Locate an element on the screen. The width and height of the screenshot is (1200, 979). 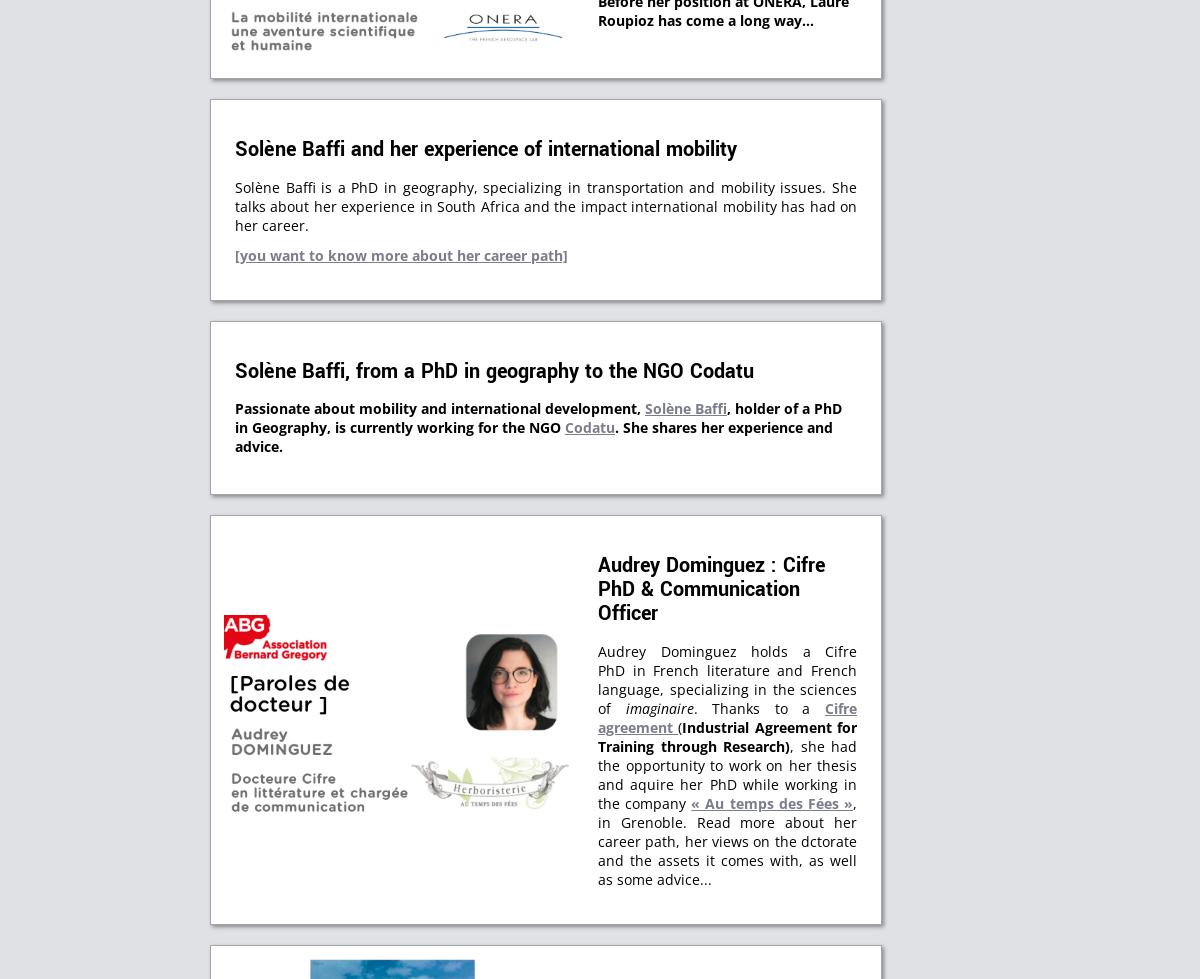
', holder of a PhD in Geography, is currently working for the NGO' is located at coordinates (537, 418).